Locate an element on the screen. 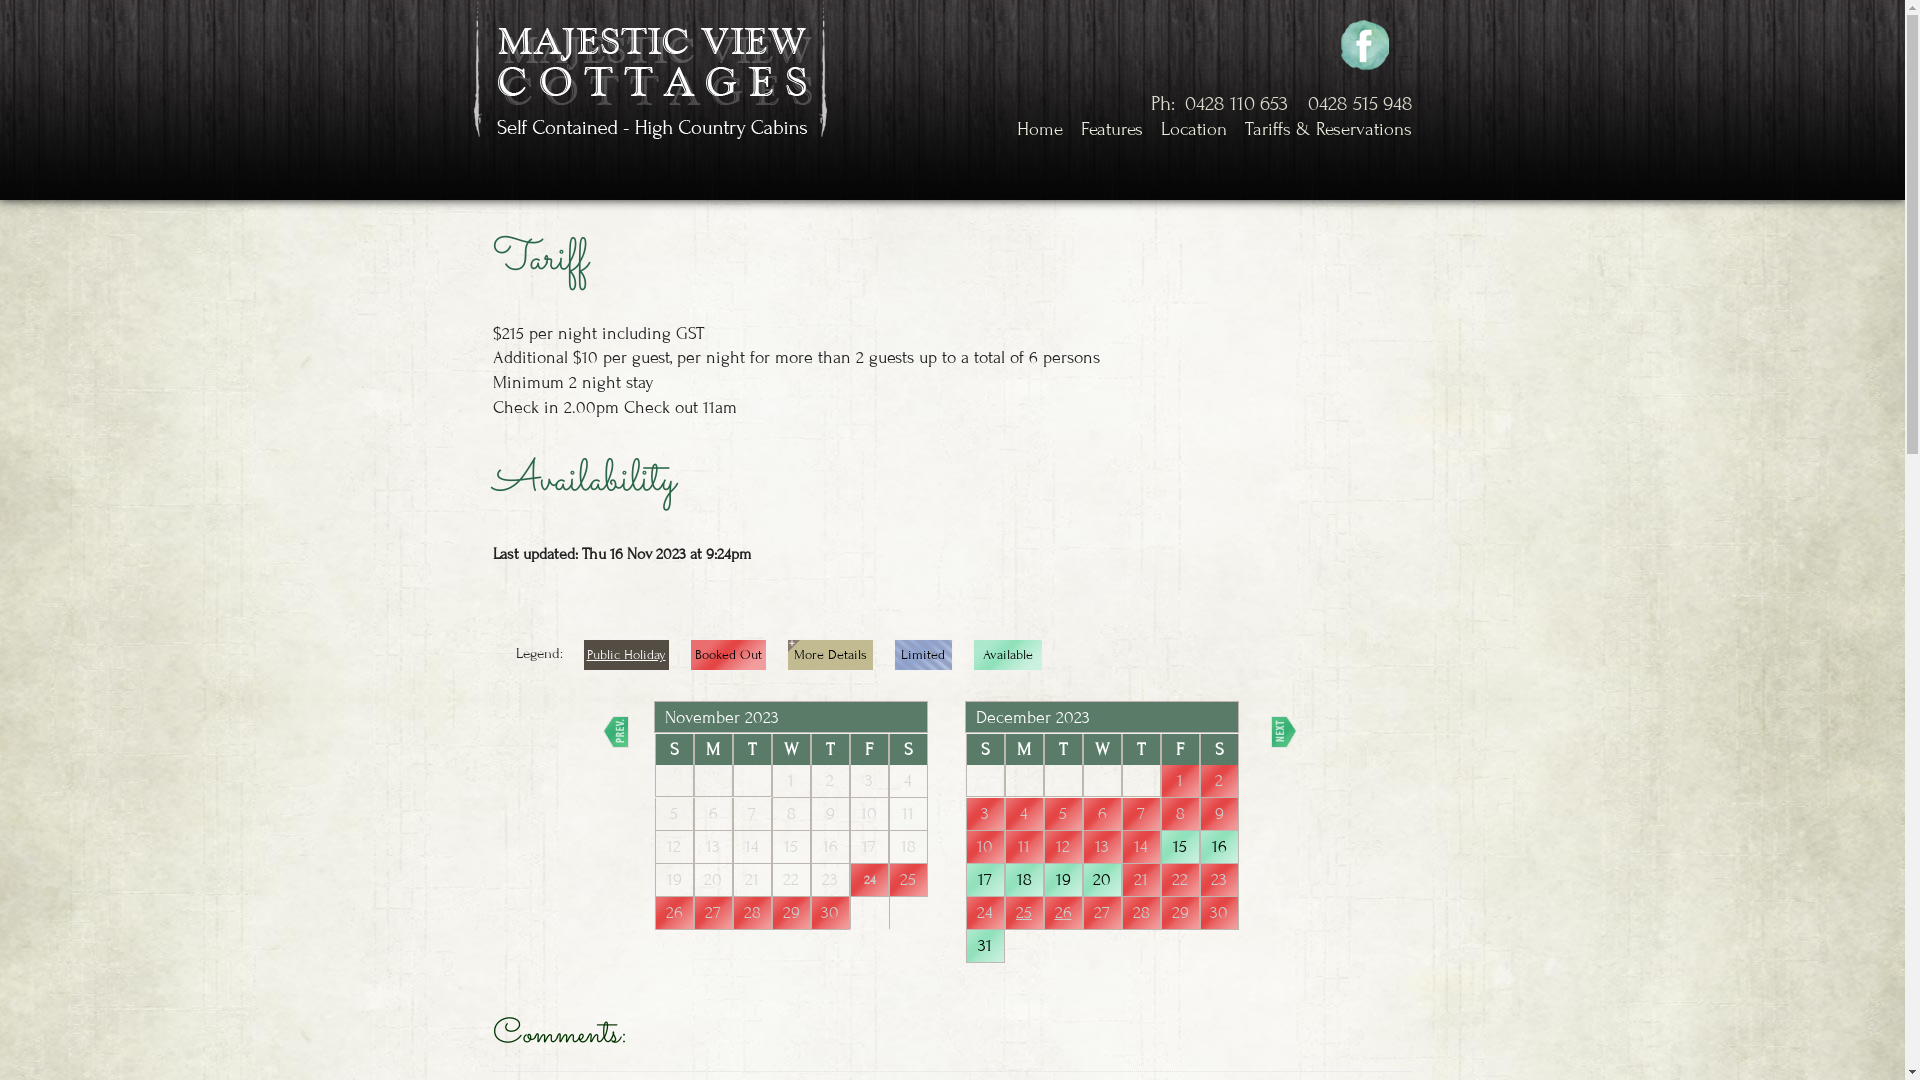  '0428 110 653' is located at coordinates (1234, 104).